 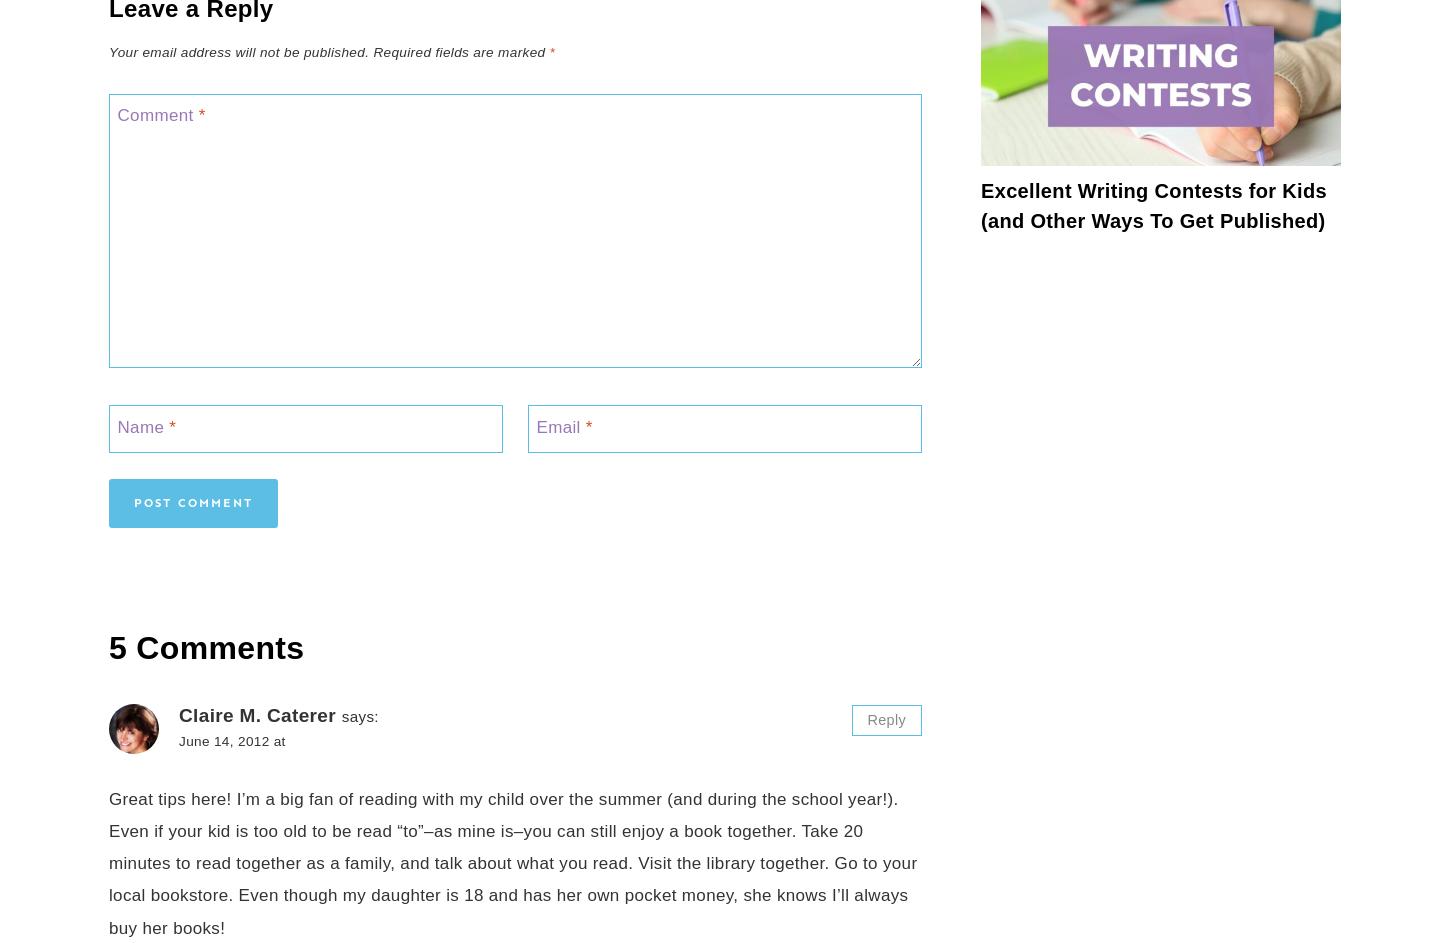 What do you see at coordinates (156, 115) in the screenshot?
I see `'Comment'` at bounding box center [156, 115].